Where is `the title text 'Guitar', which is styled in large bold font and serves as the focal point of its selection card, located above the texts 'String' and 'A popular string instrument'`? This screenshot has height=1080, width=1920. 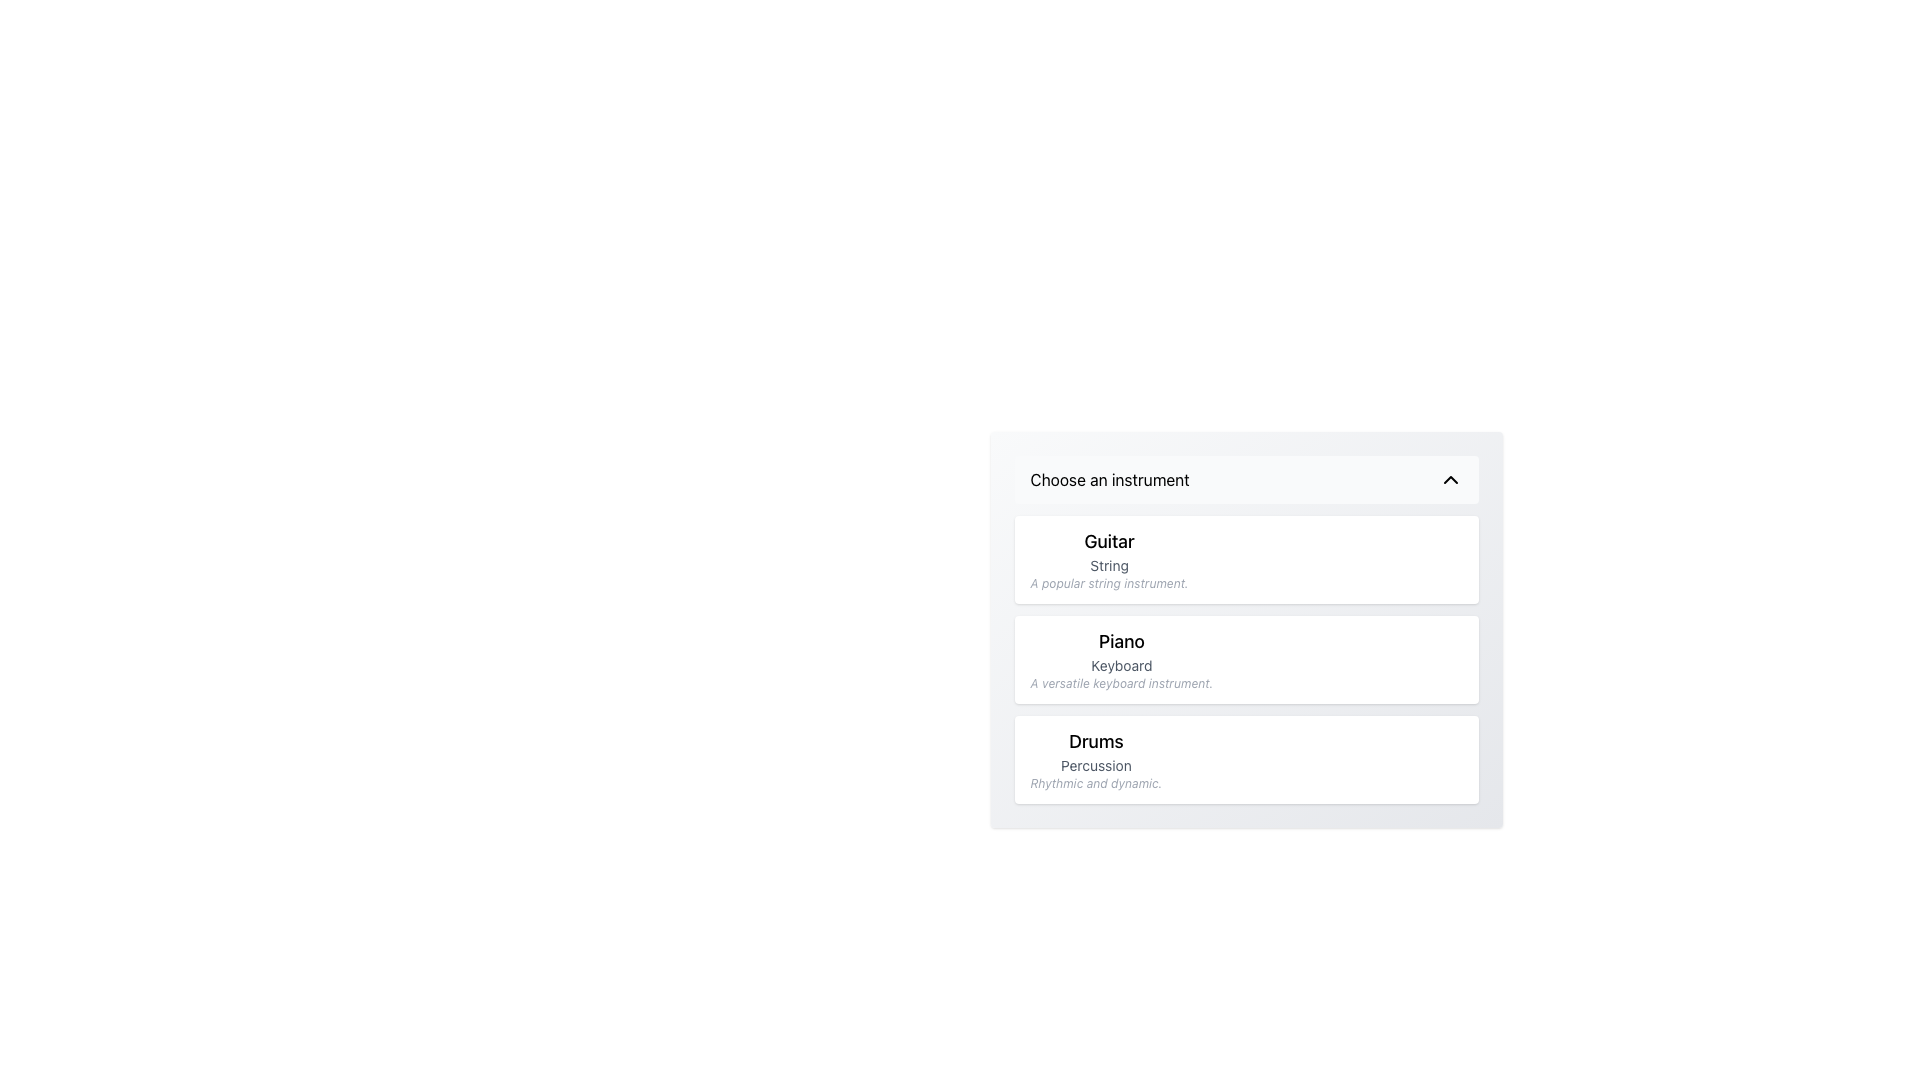 the title text 'Guitar', which is styled in large bold font and serves as the focal point of its selection card, located above the texts 'String' and 'A popular string instrument' is located at coordinates (1108, 542).